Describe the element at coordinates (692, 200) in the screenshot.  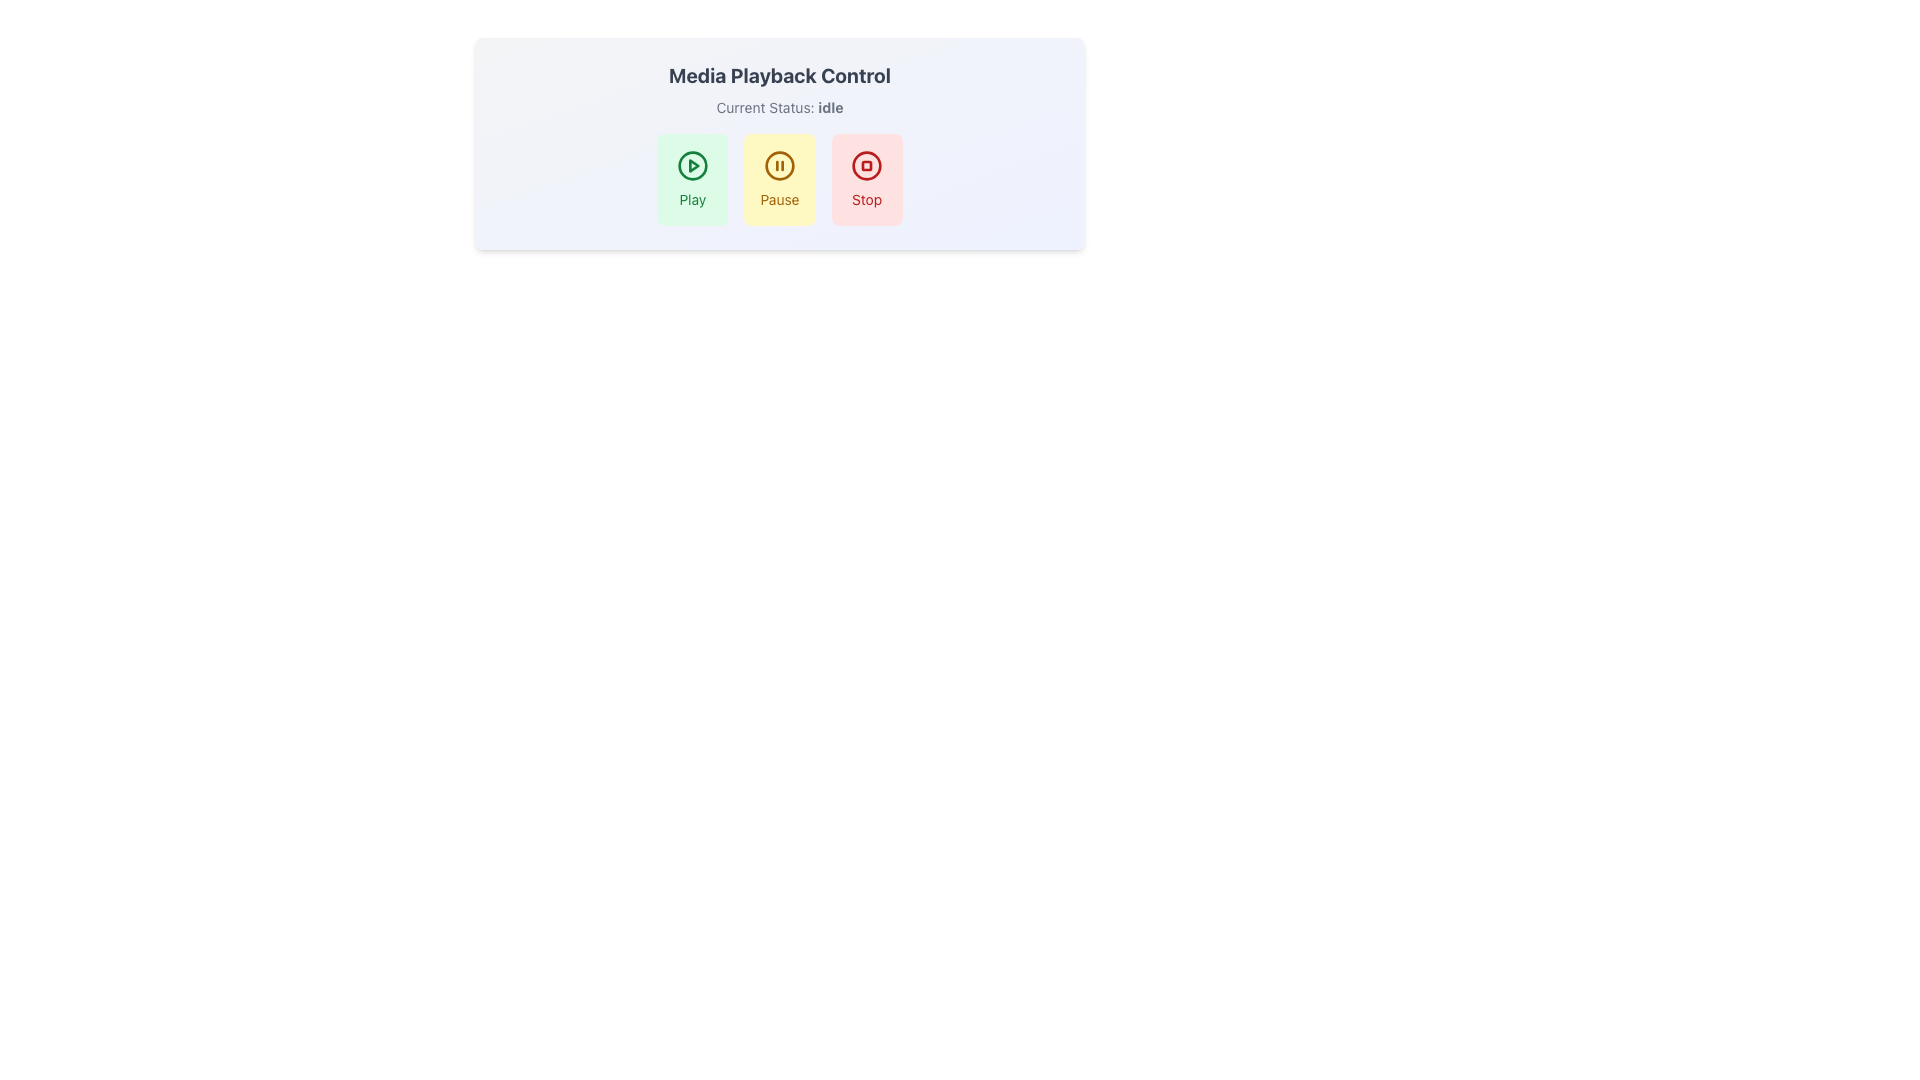
I see `the descriptive text label indicating the 'Play' action, which is part of a green button located to the left of the 'Pause' and 'Stop' buttons` at that location.